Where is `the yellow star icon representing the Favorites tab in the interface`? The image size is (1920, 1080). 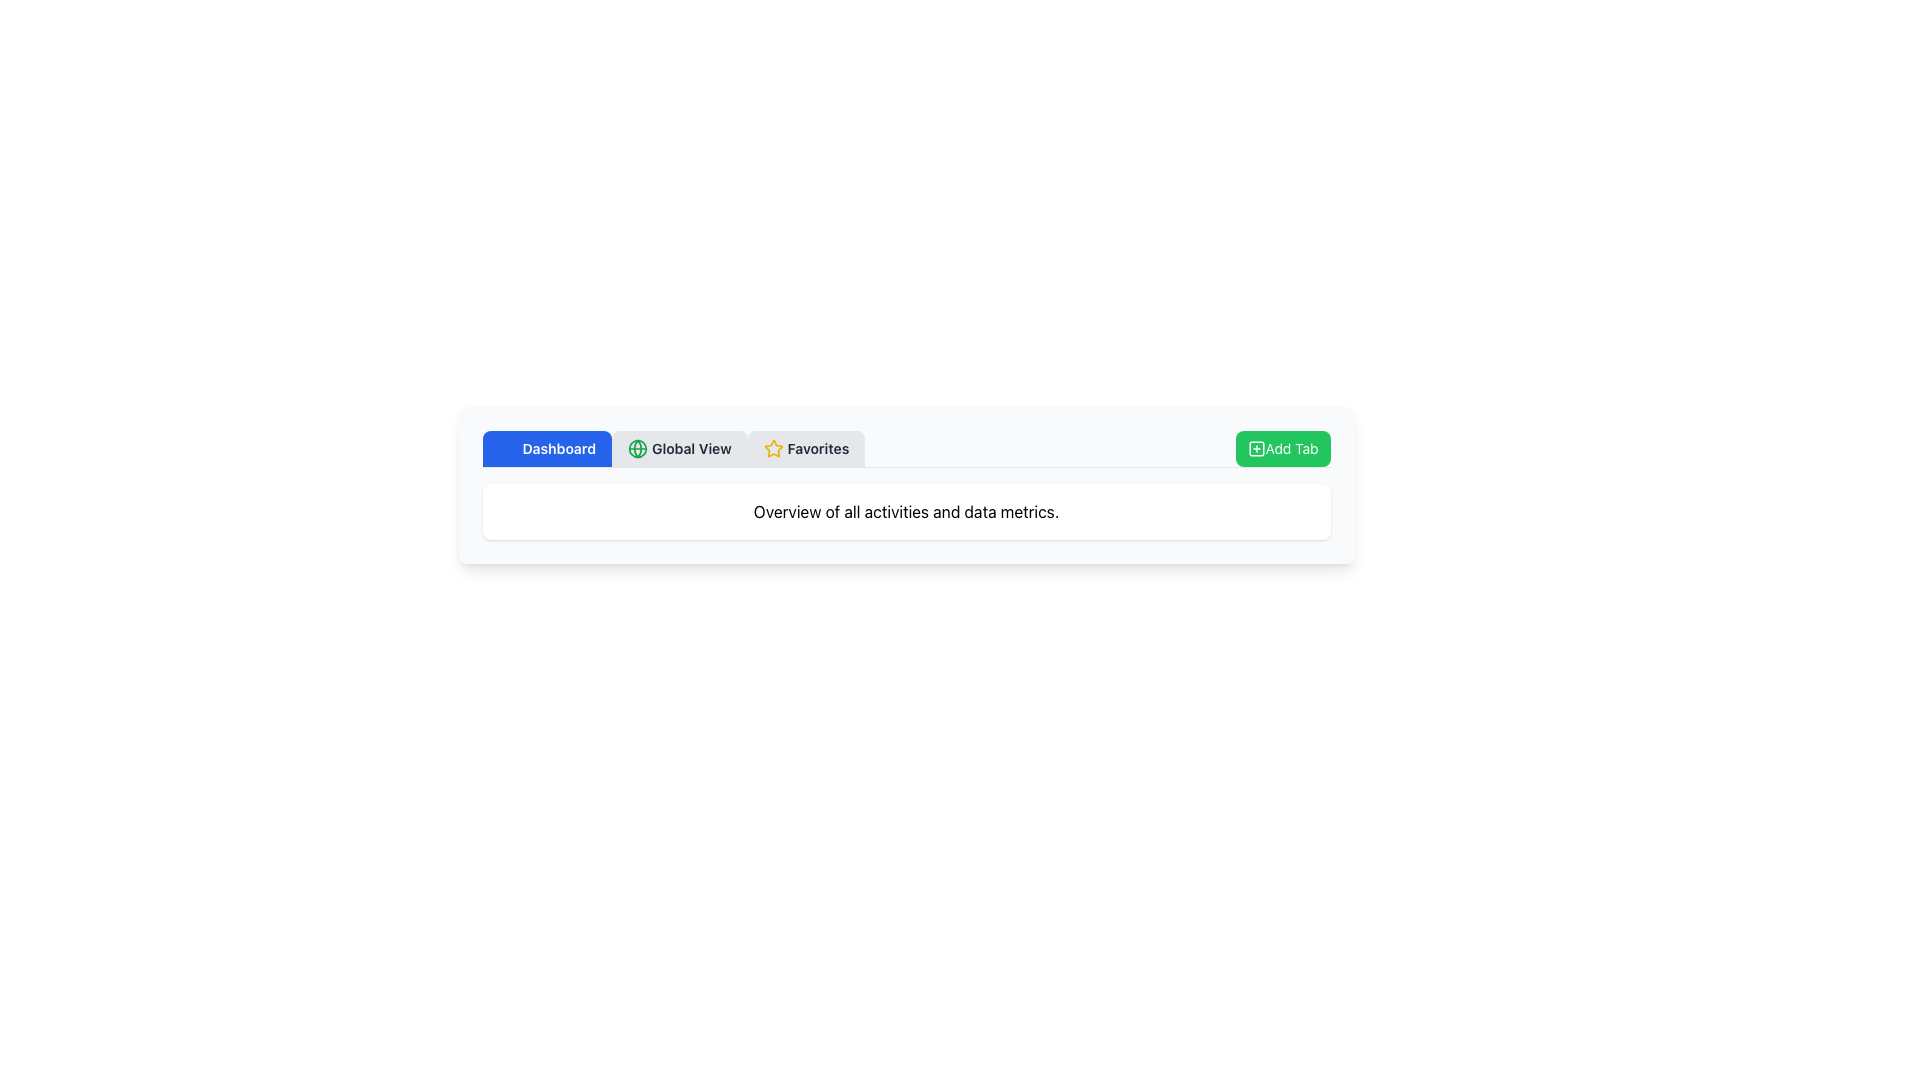
the yellow star icon representing the Favorites tab in the interface is located at coordinates (772, 447).